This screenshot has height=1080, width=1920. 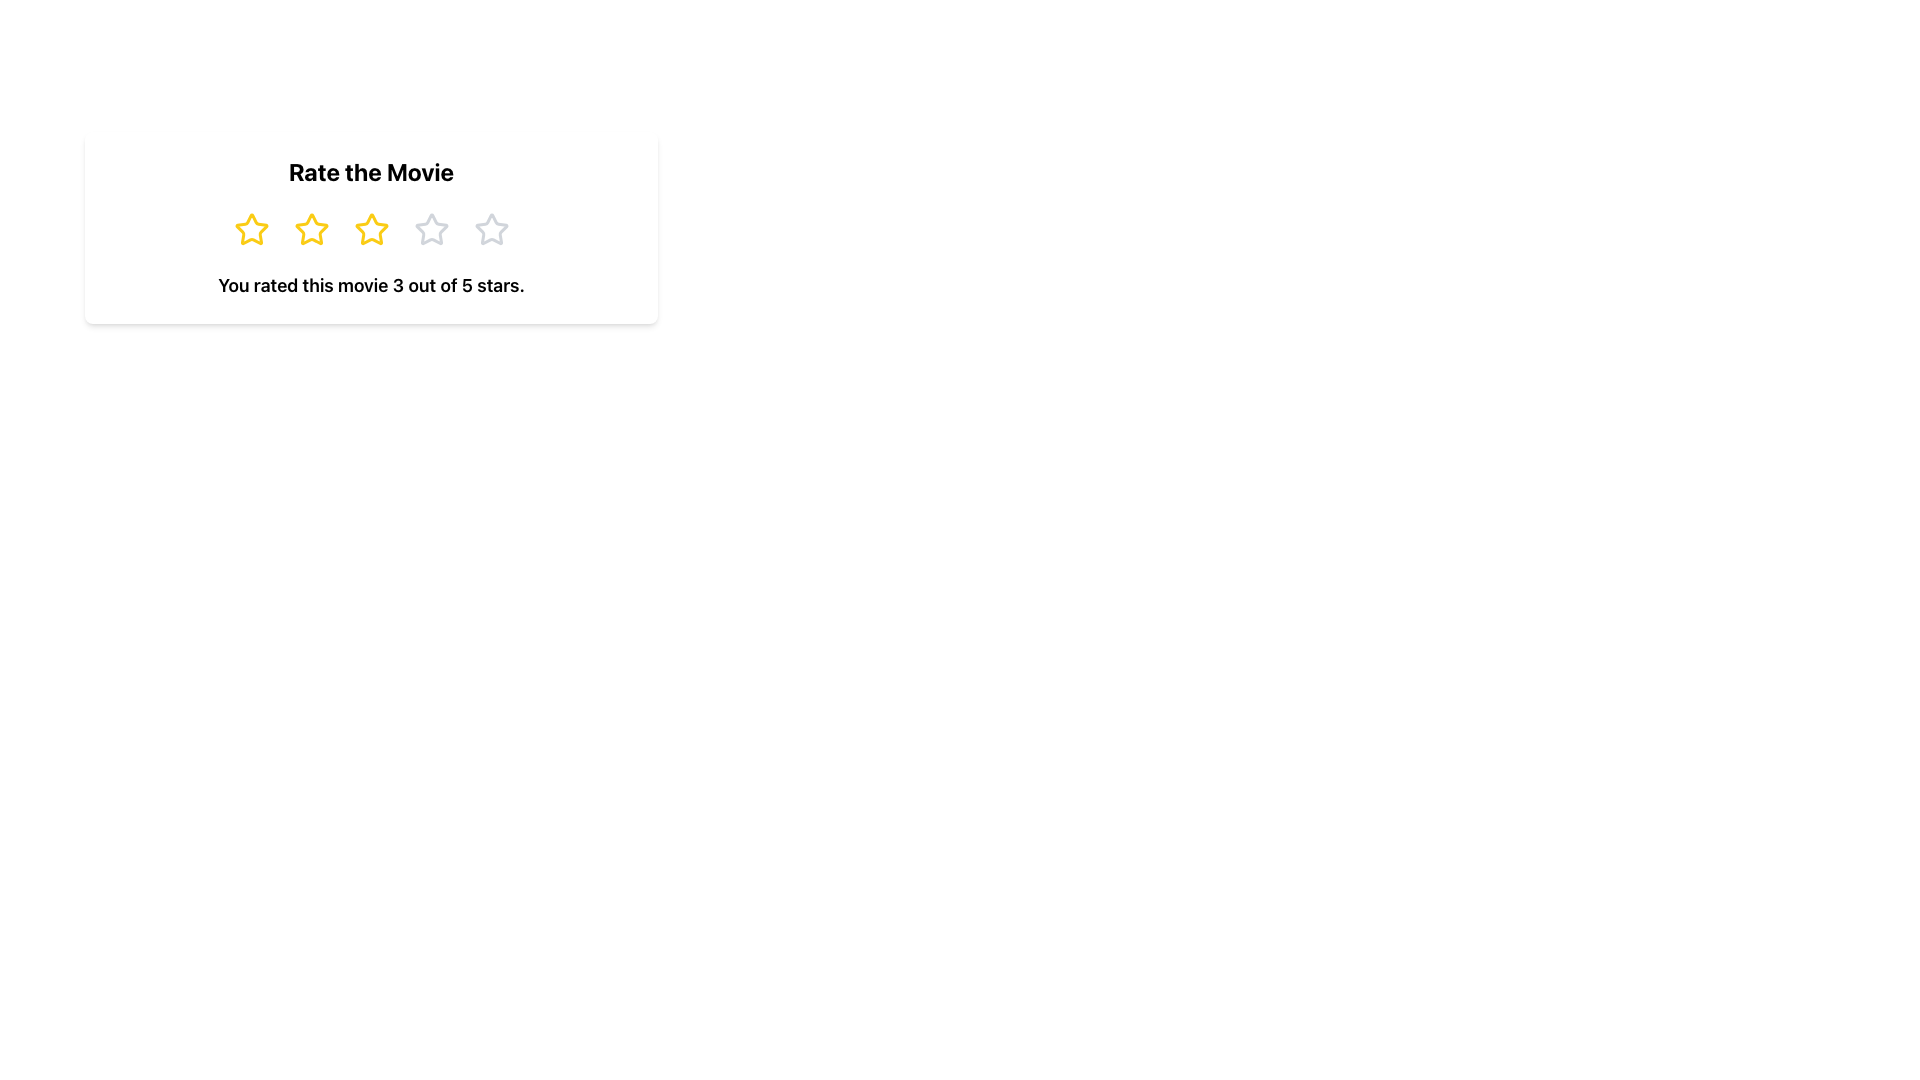 What do you see at coordinates (491, 229) in the screenshot?
I see `the fourth star icon in the rating system` at bounding box center [491, 229].